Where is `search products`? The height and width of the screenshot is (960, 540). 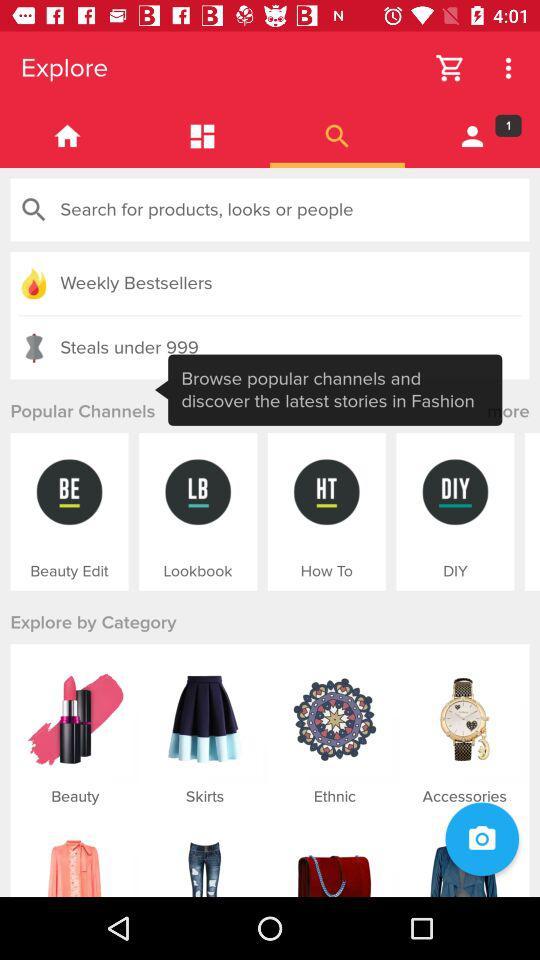
search products is located at coordinates (270, 210).